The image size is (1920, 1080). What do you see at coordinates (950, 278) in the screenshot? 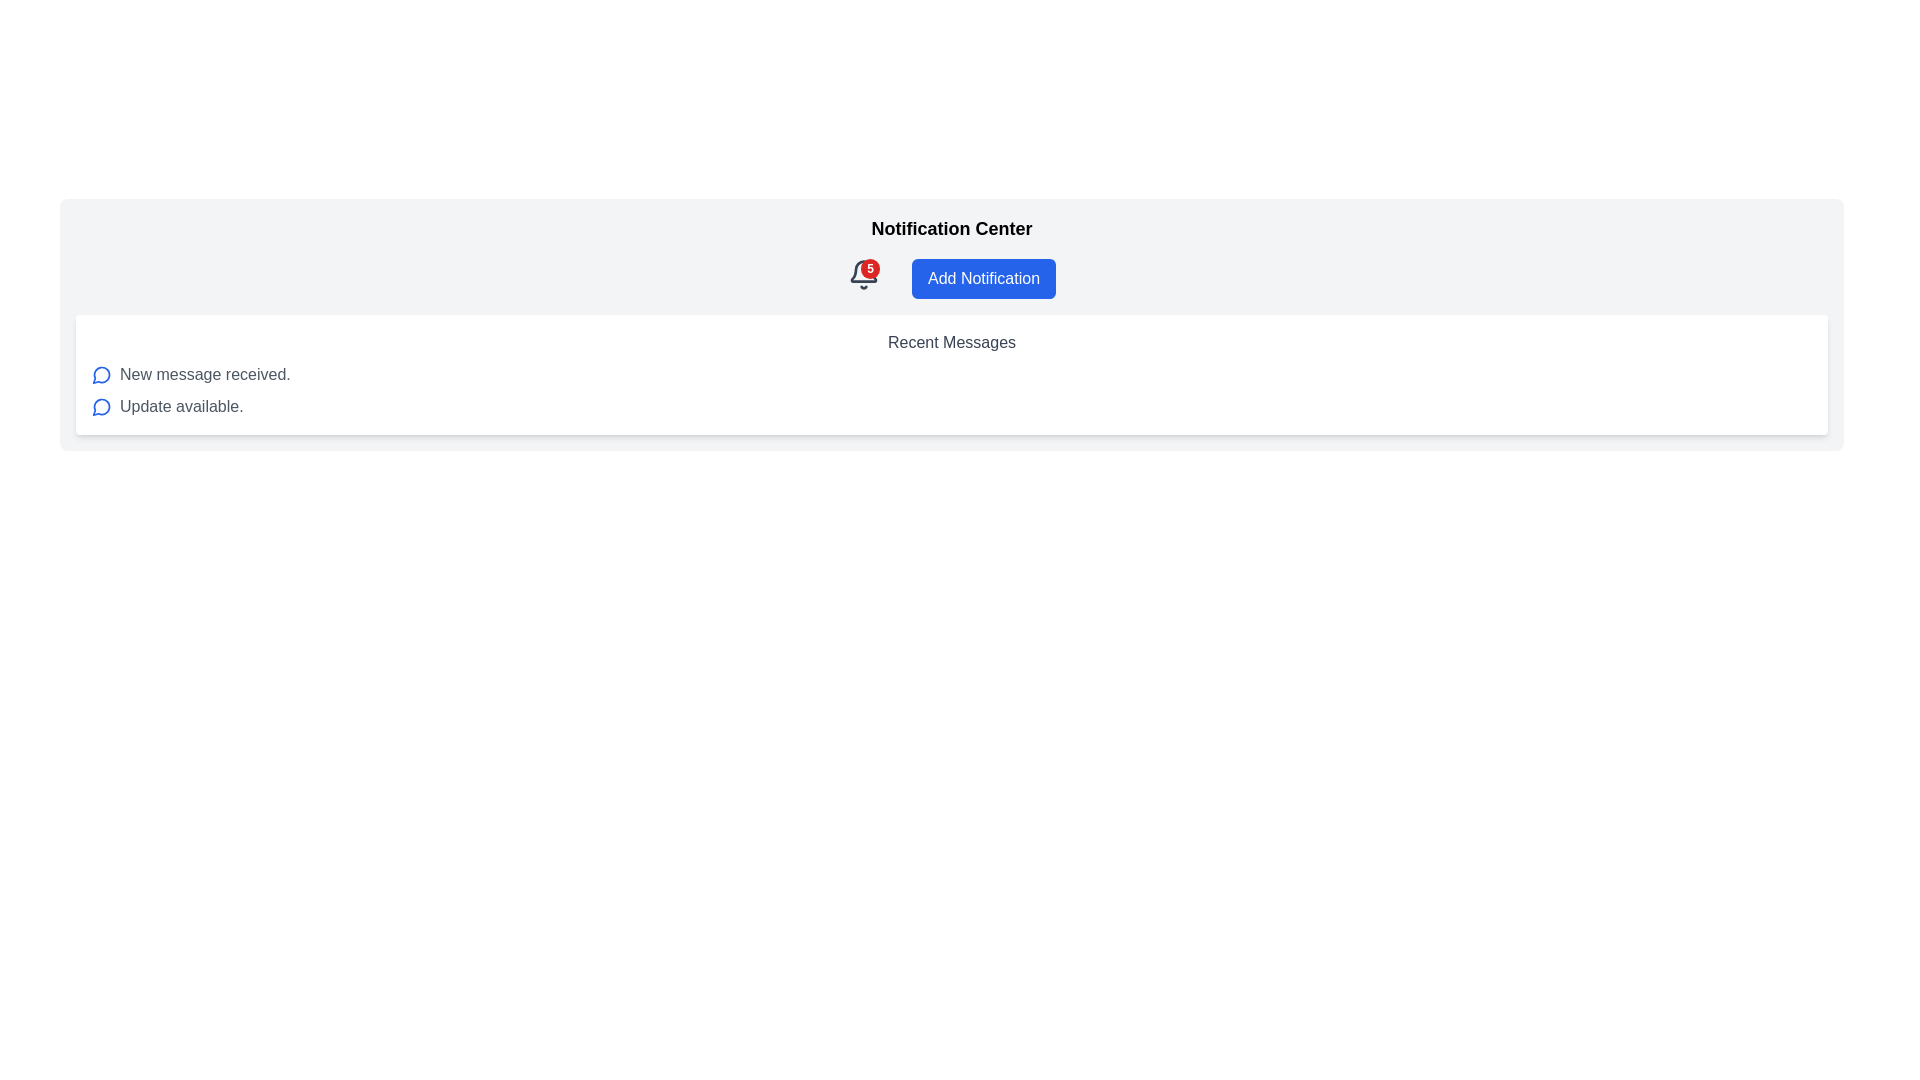
I see `the button that initiates the process of adding a new notification in the Notification Center interface` at bounding box center [950, 278].